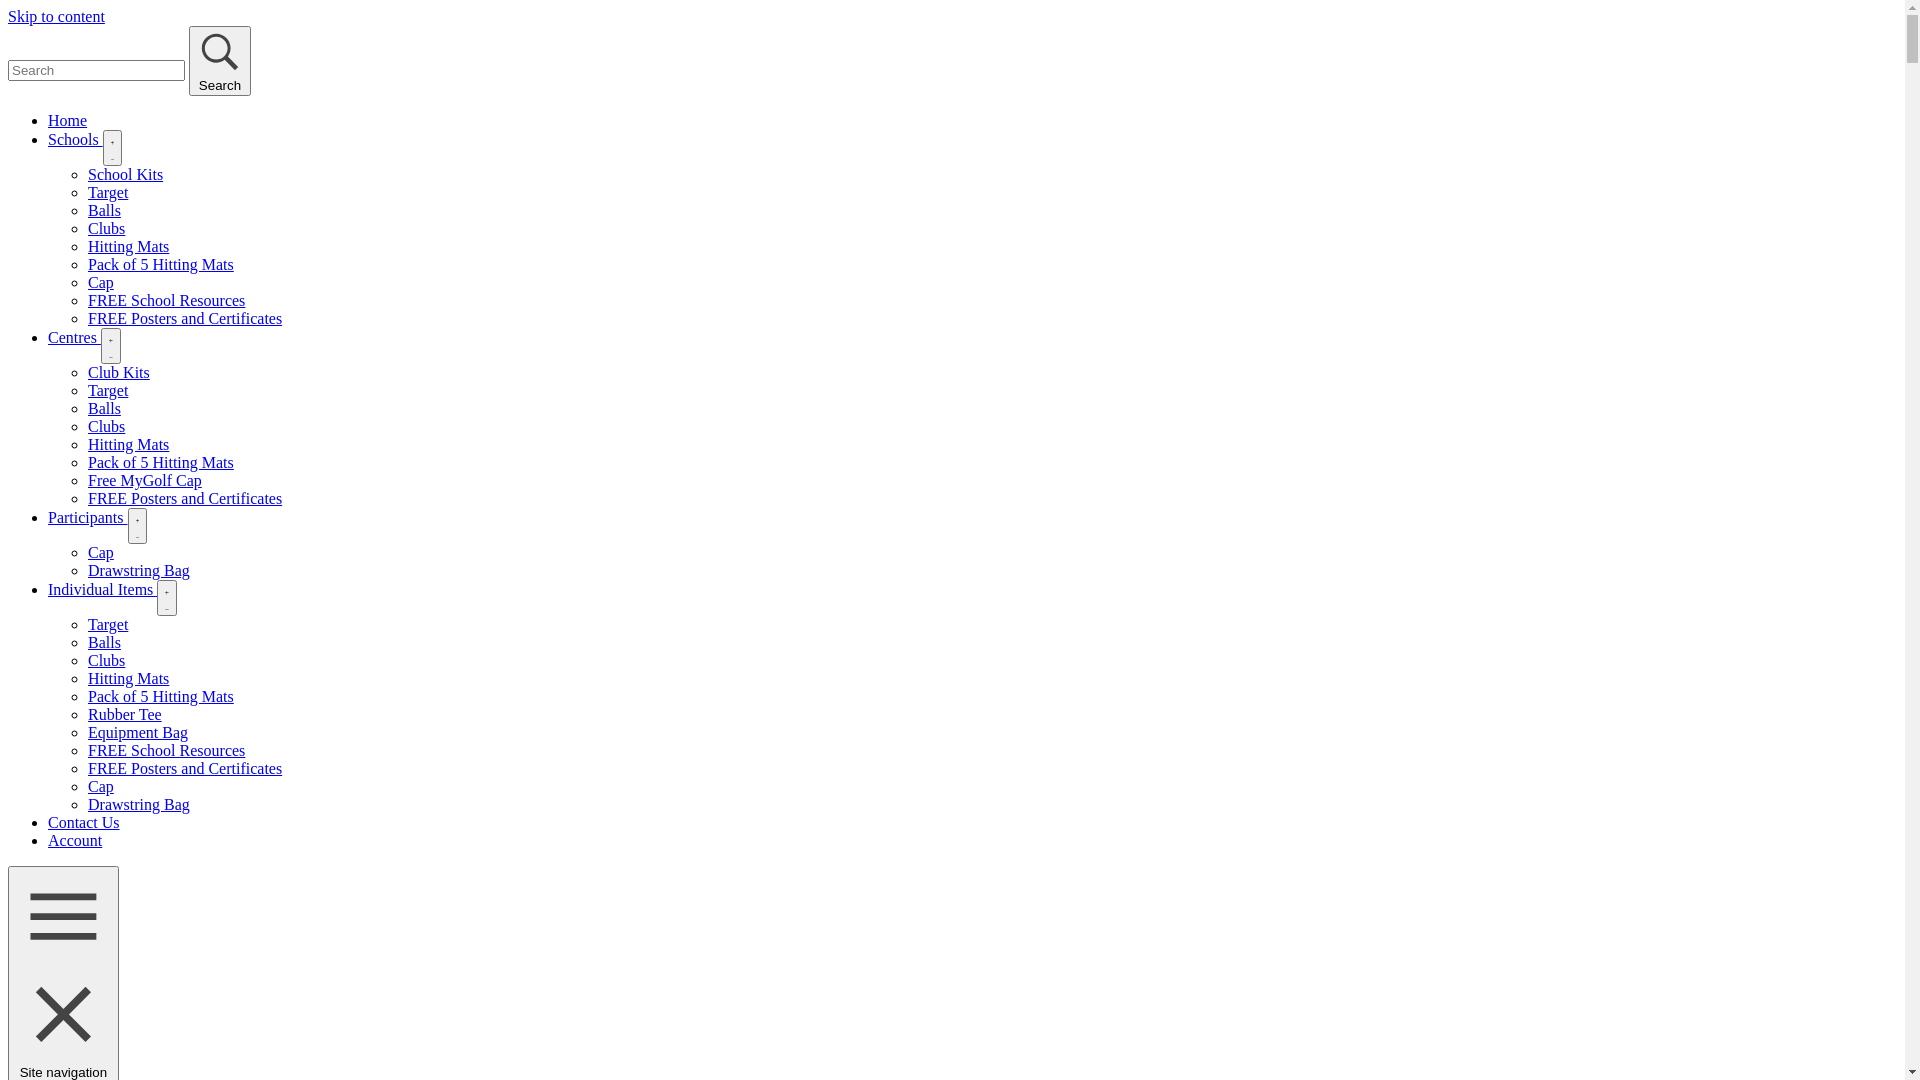 The width and height of the screenshot is (1920, 1080). Describe the element at coordinates (86, 263) in the screenshot. I see `'Pack of 5 Hitting Mats'` at that location.